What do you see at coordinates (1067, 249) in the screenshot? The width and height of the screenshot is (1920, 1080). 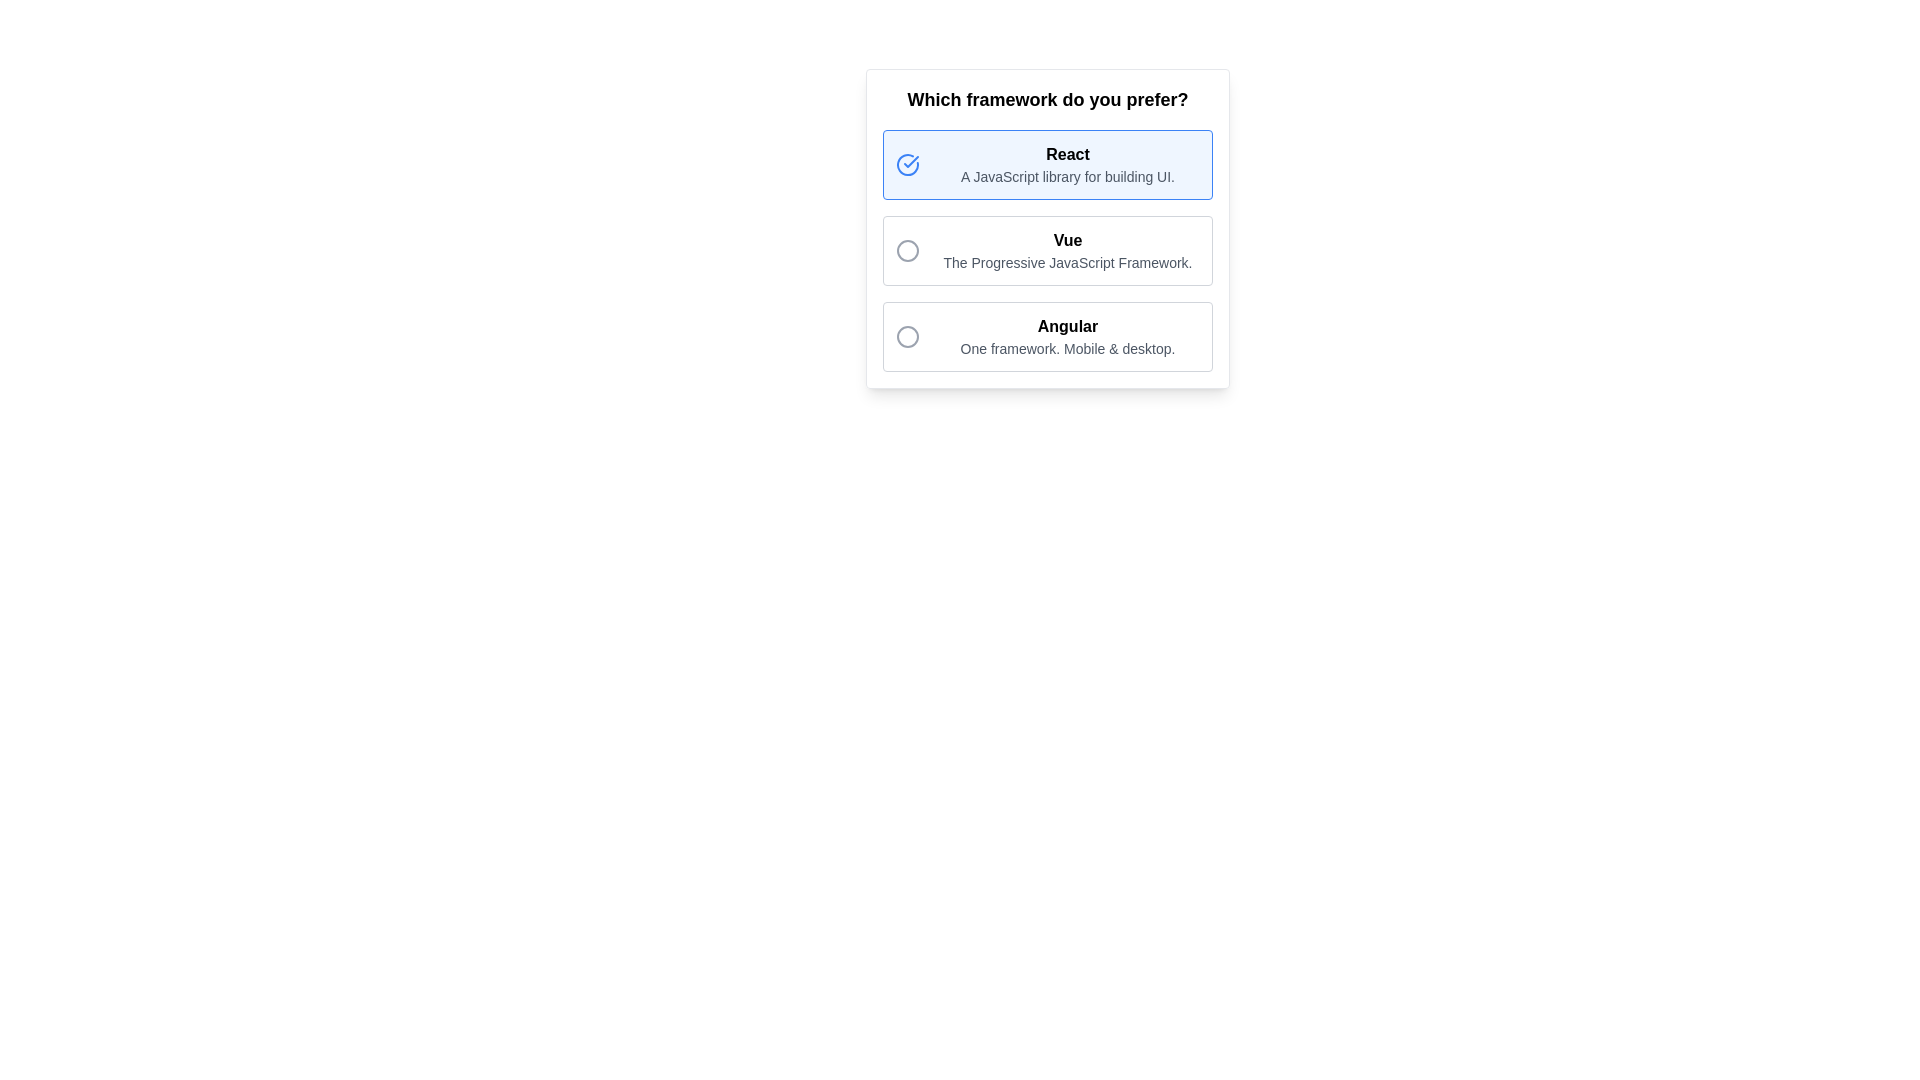 I see `the middle text-based selectable option titled 'Vue'` at bounding box center [1067, 249].